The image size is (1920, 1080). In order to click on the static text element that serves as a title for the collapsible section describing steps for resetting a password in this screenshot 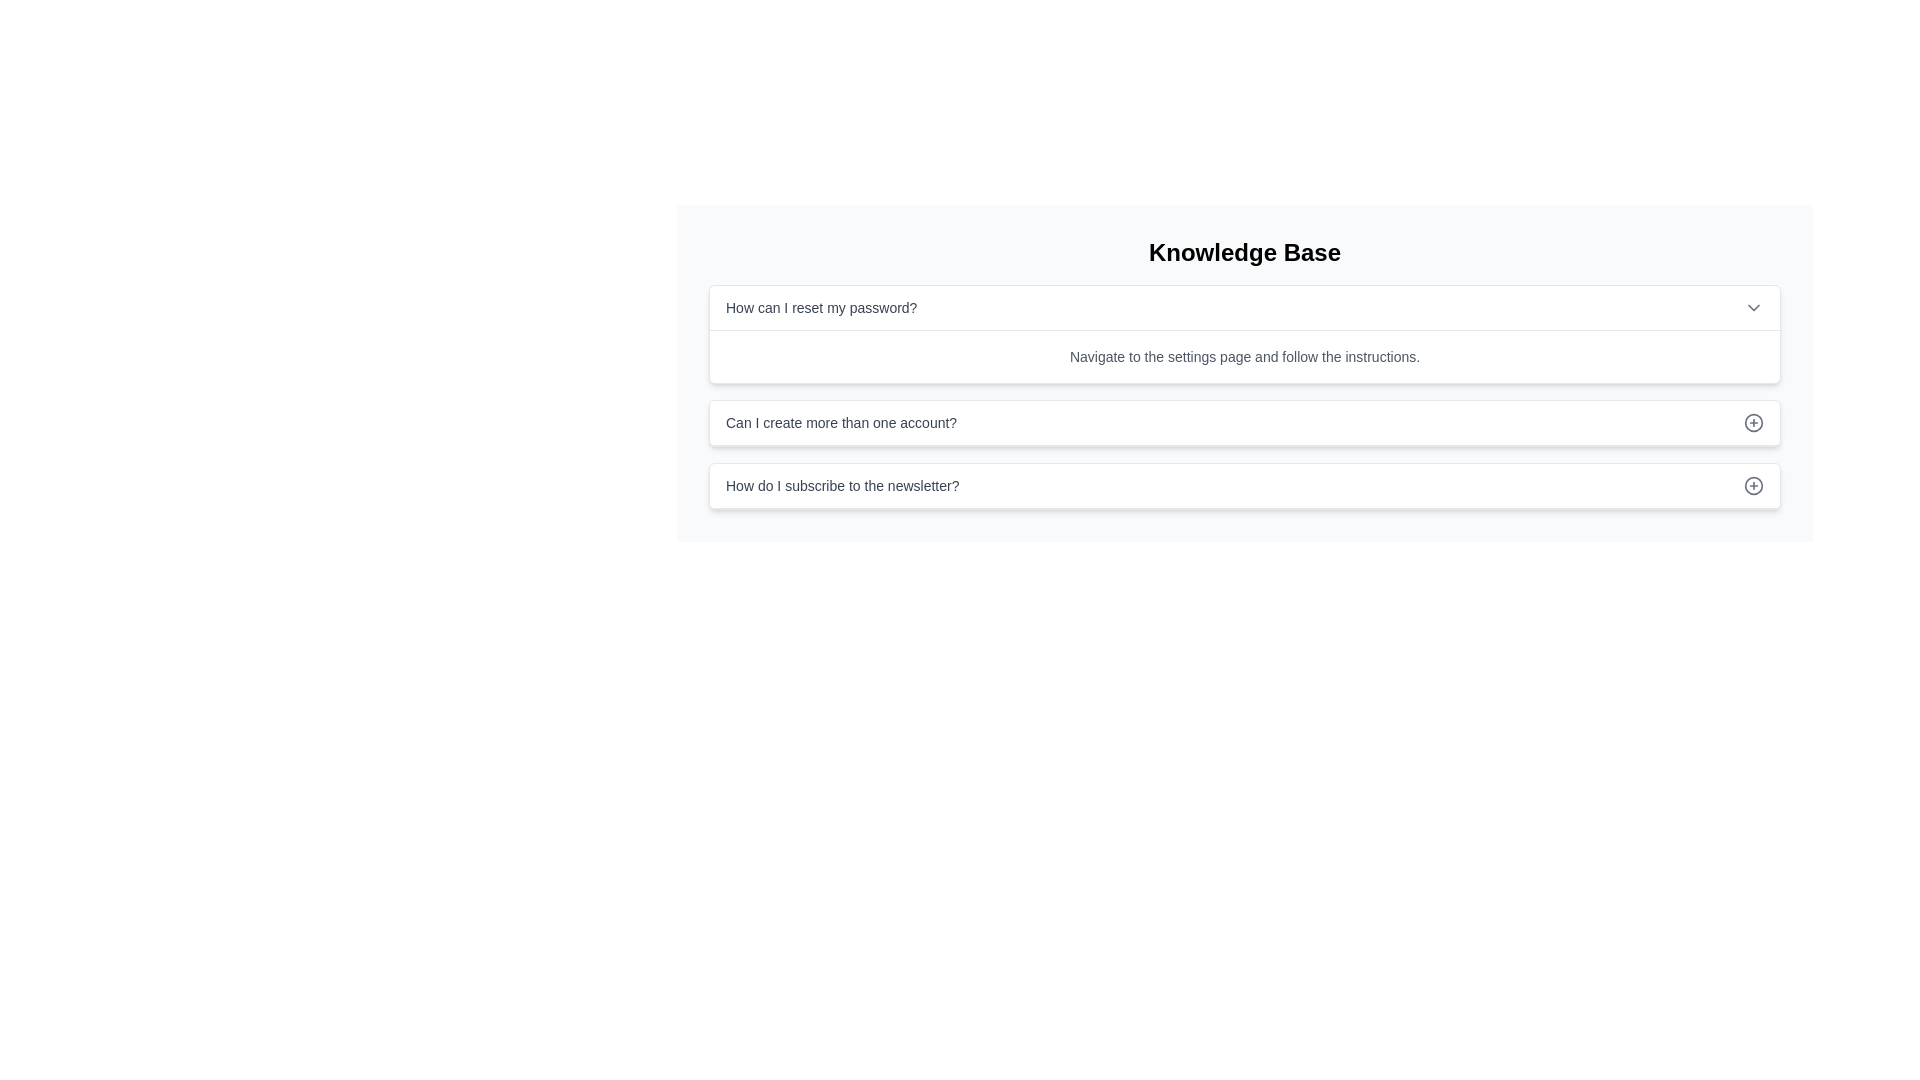, I will do `click(821, 308)`.